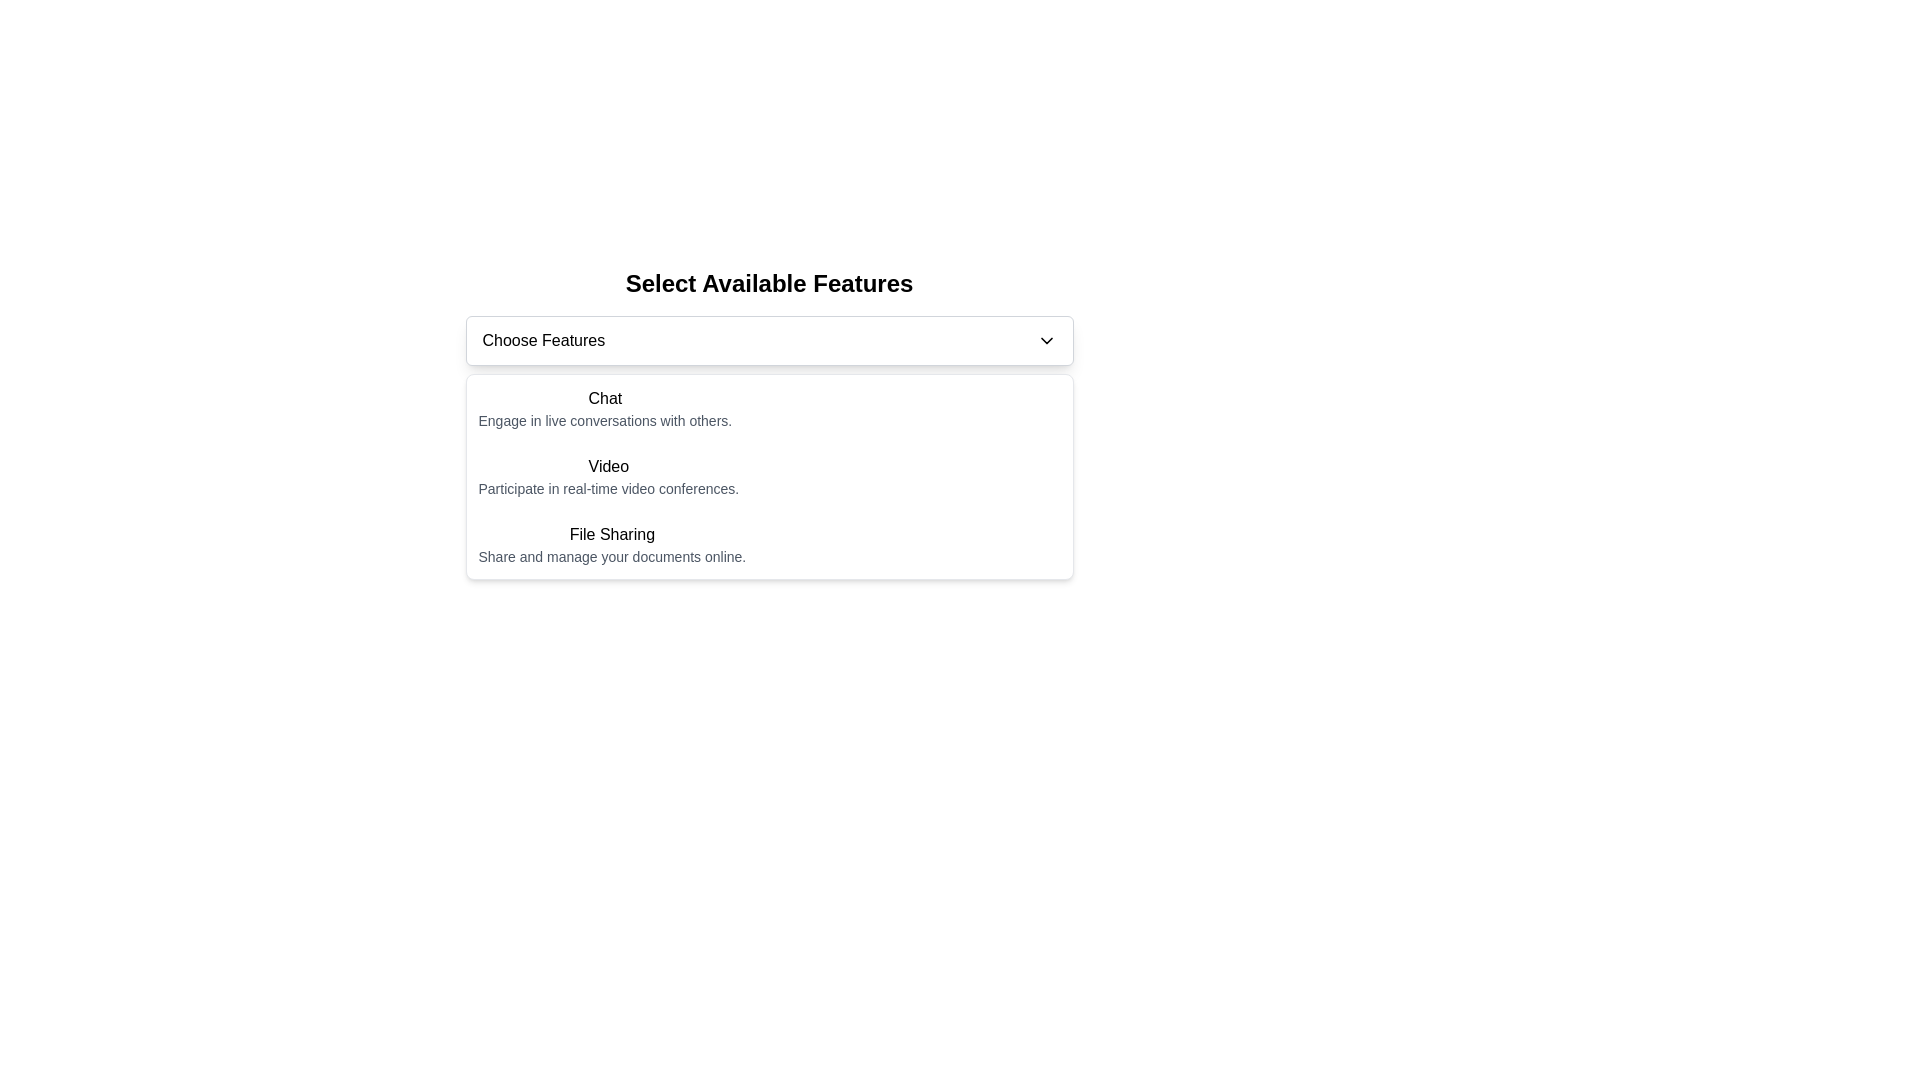  Describe the element at coordinates (768, 477) in the screenshot. I see `the Interactive List Row featuring the title 'Video' and description 'Participate in real-time video conferences.'` at that location.